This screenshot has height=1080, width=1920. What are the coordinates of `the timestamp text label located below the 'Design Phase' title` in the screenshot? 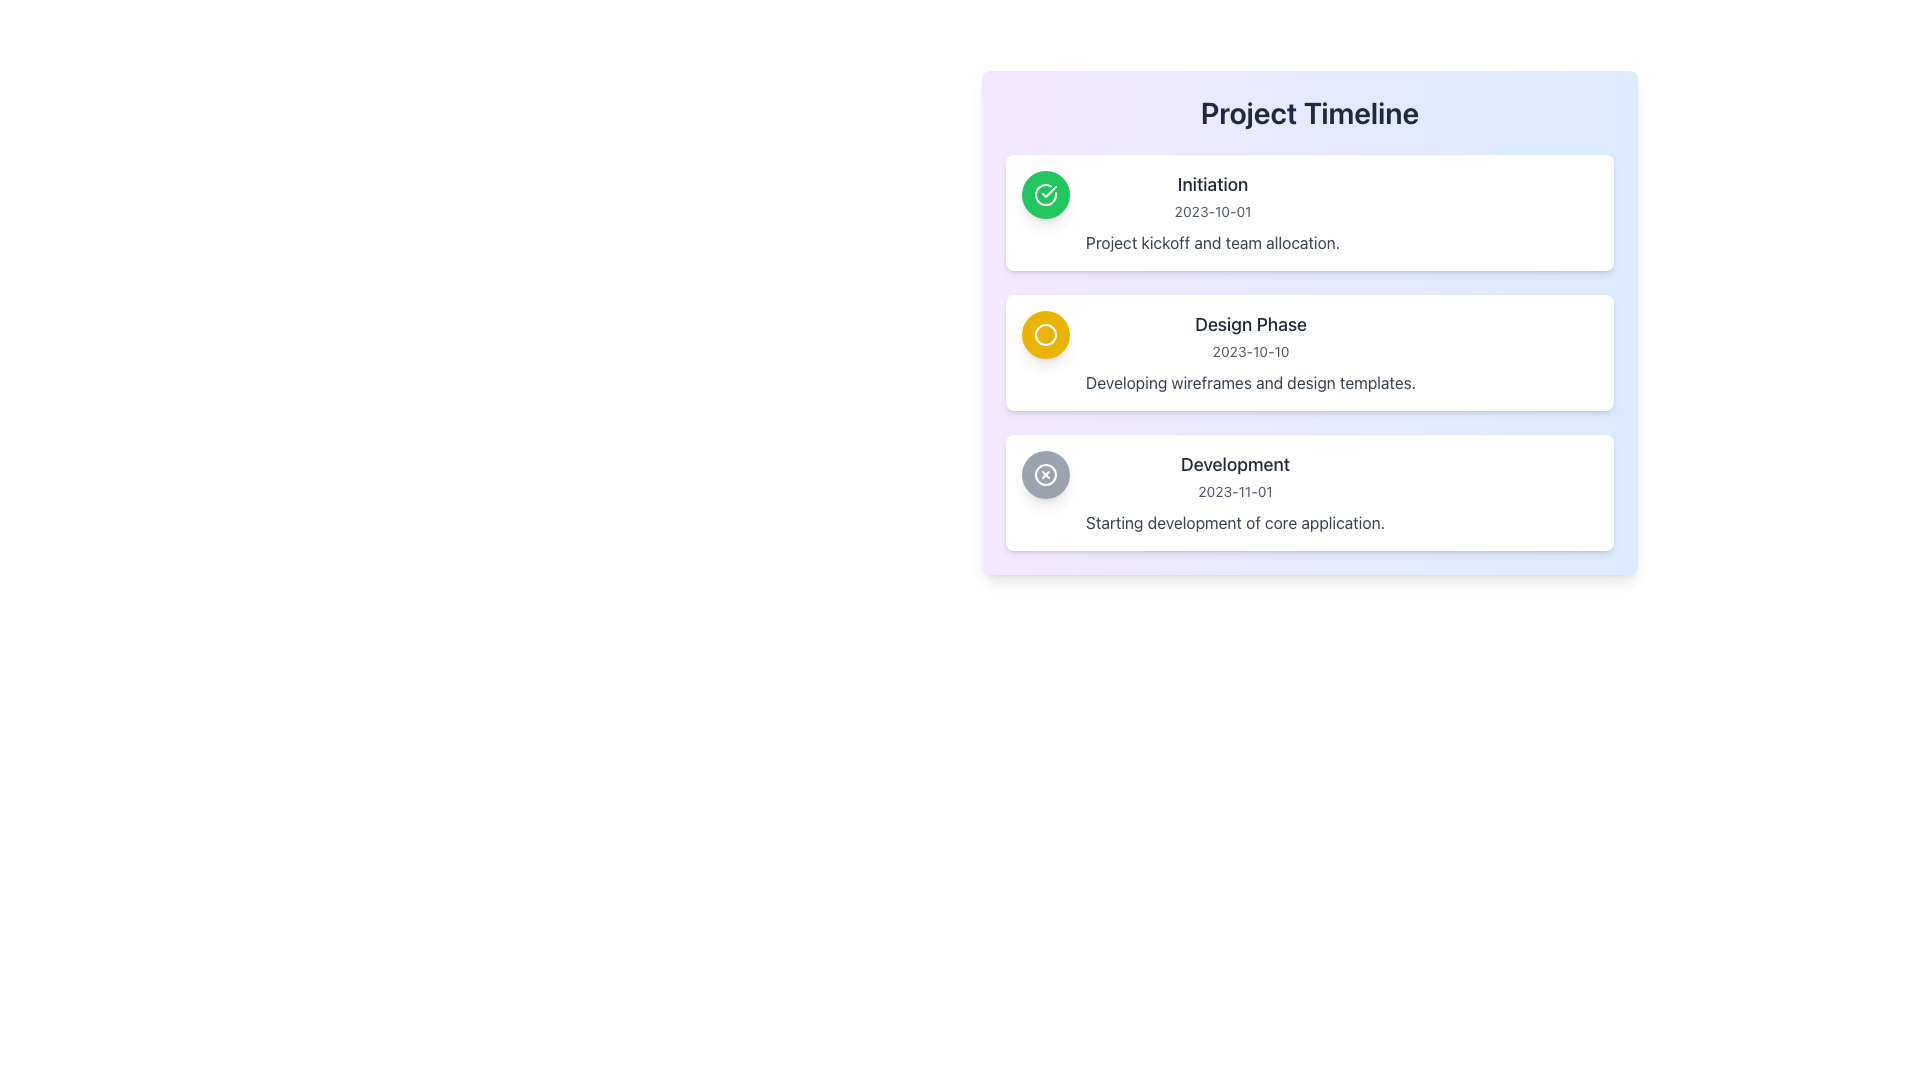 It's located at (1250, 350).